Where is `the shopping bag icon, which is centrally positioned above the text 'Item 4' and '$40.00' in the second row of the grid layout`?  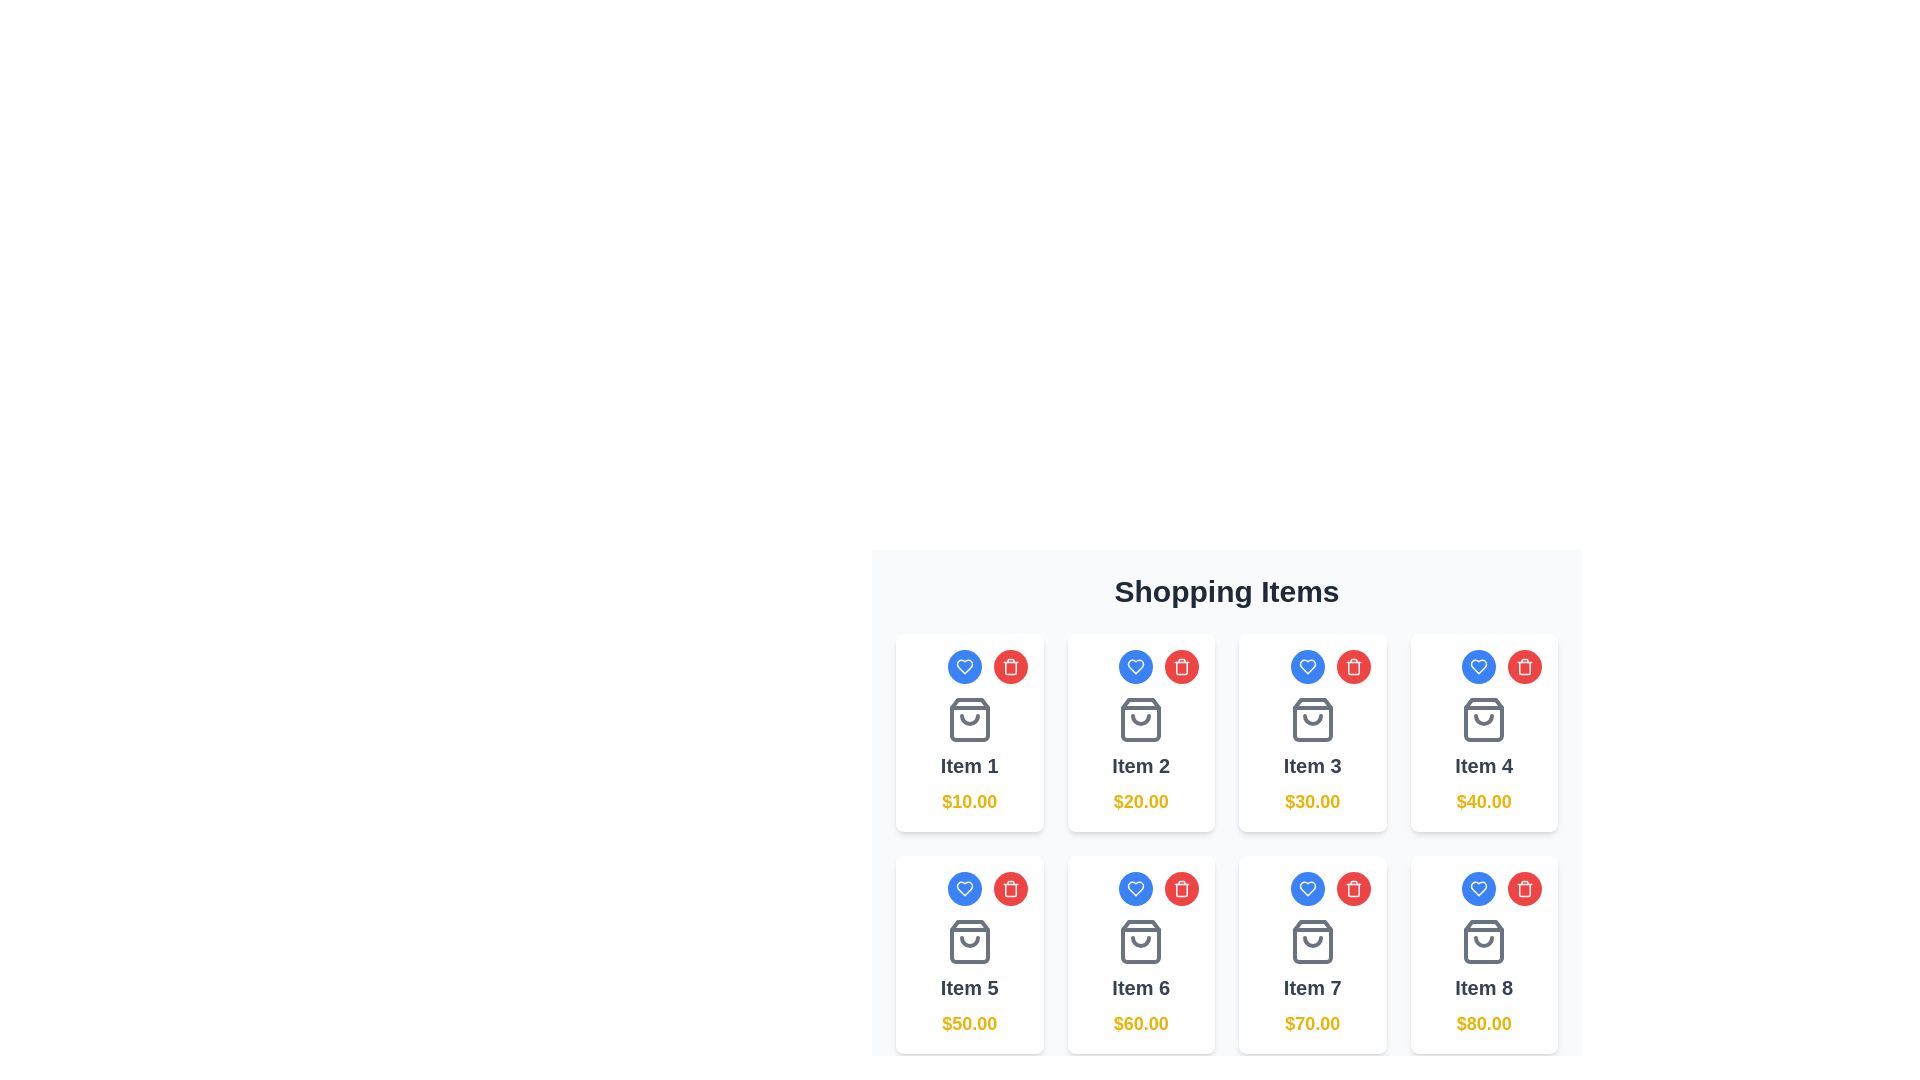
the shopping bag icon, which is centrally positioned above the text 'Item 4' and '$40.00' in the second row of the grid layout is located at coordinates (1484, 720).